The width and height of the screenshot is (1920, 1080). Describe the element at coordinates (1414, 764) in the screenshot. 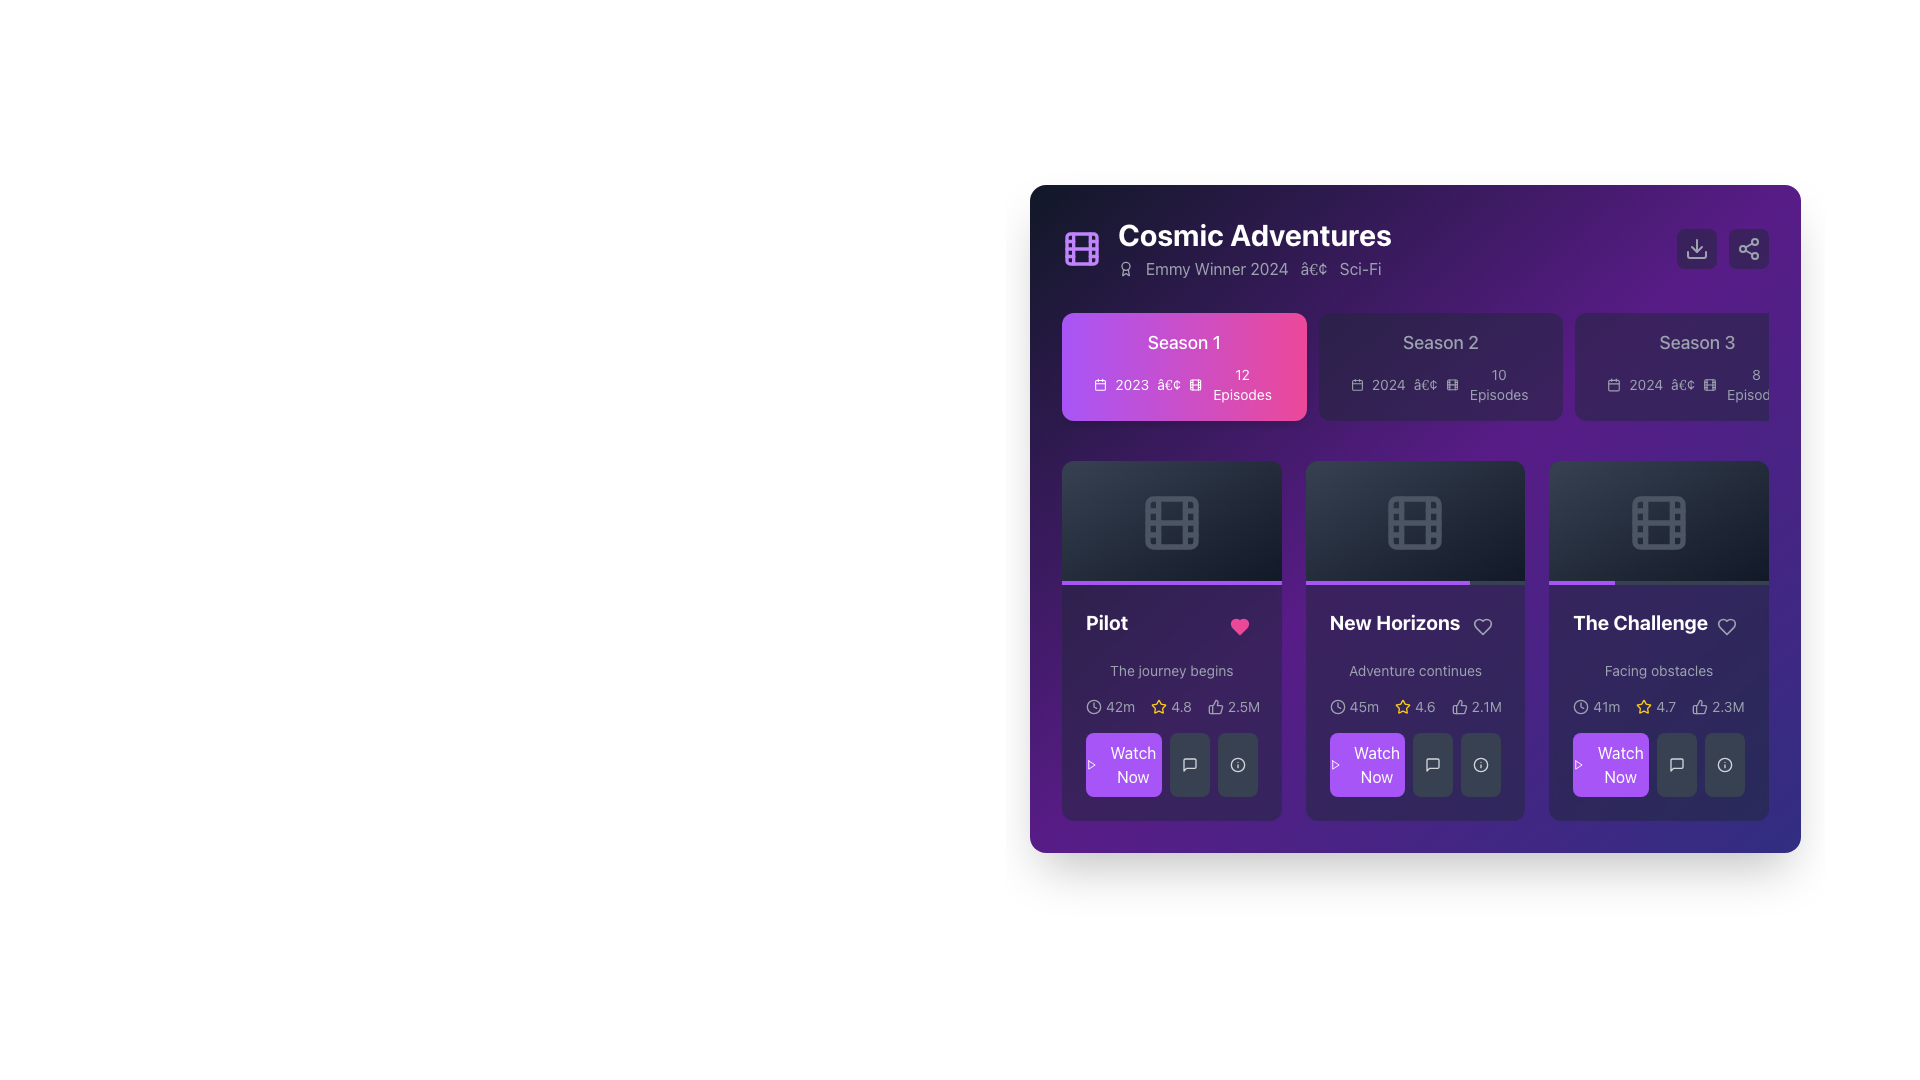

I see `the button located in the bottom left corner of the 'New Horizons' card to initiate video playback or access the associated content` at that location.